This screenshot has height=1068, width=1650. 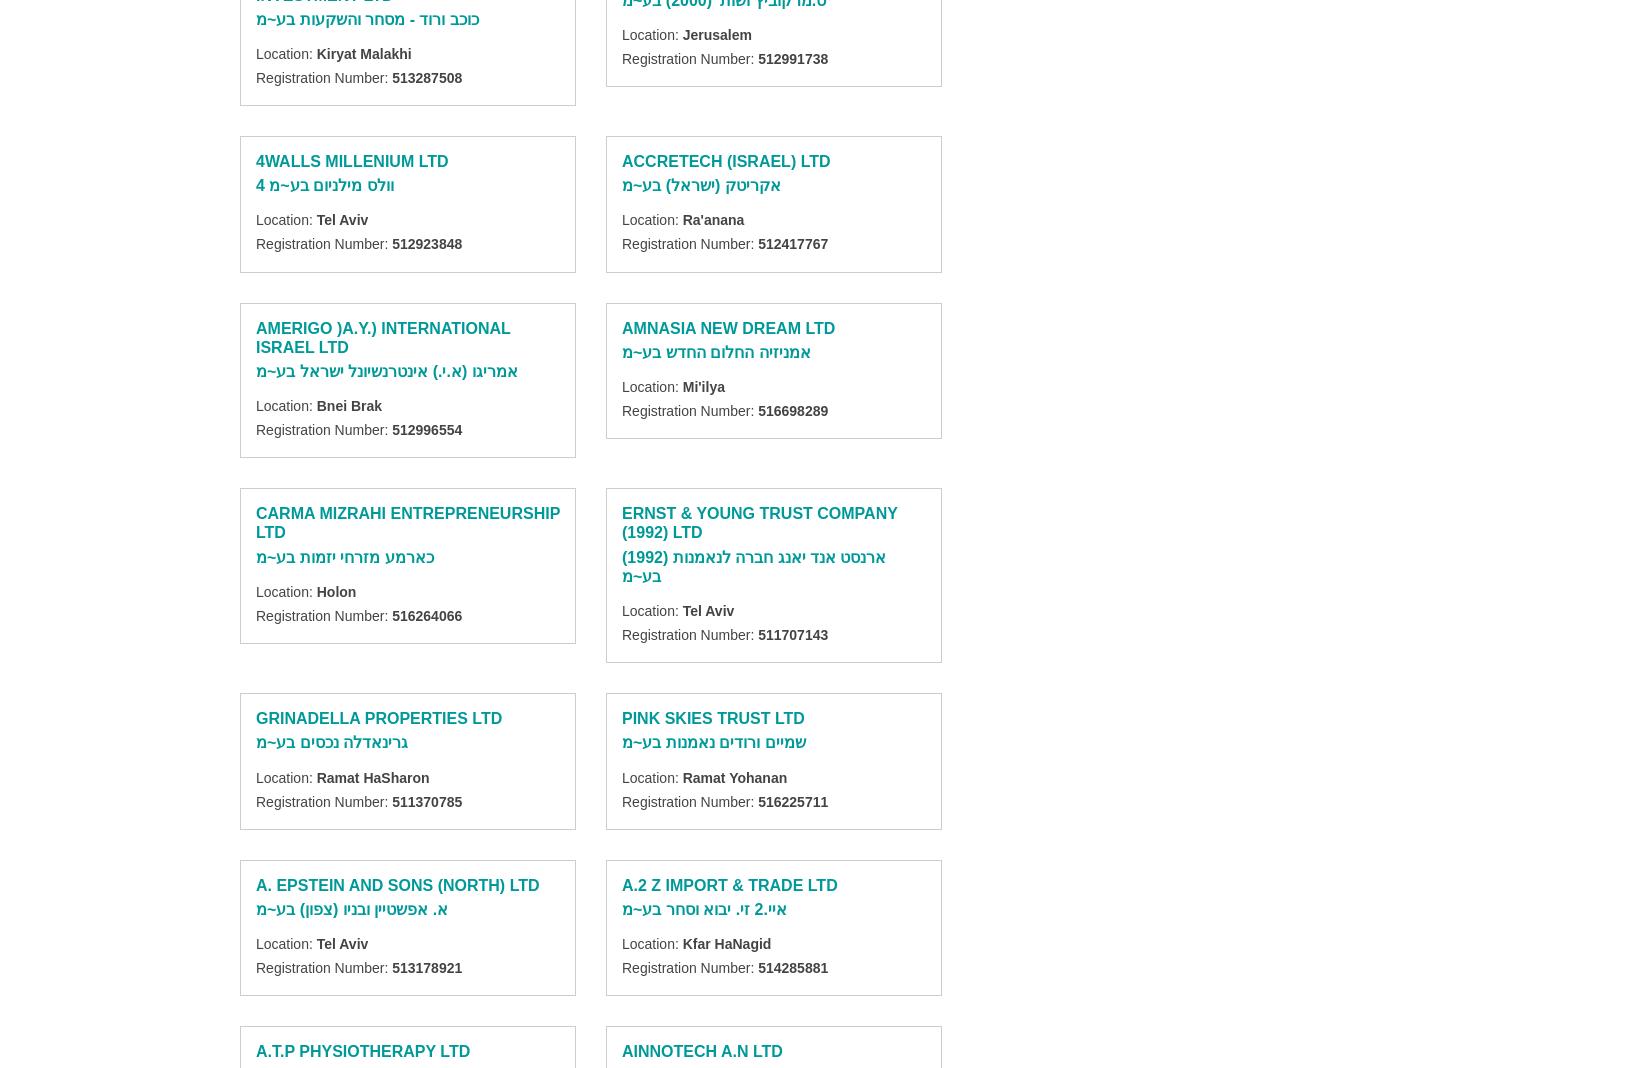 What do you see at coordinates (733, 776) in the screenshot?
I see `'Ramat Yohanan'` at bounding box center [733, 776].